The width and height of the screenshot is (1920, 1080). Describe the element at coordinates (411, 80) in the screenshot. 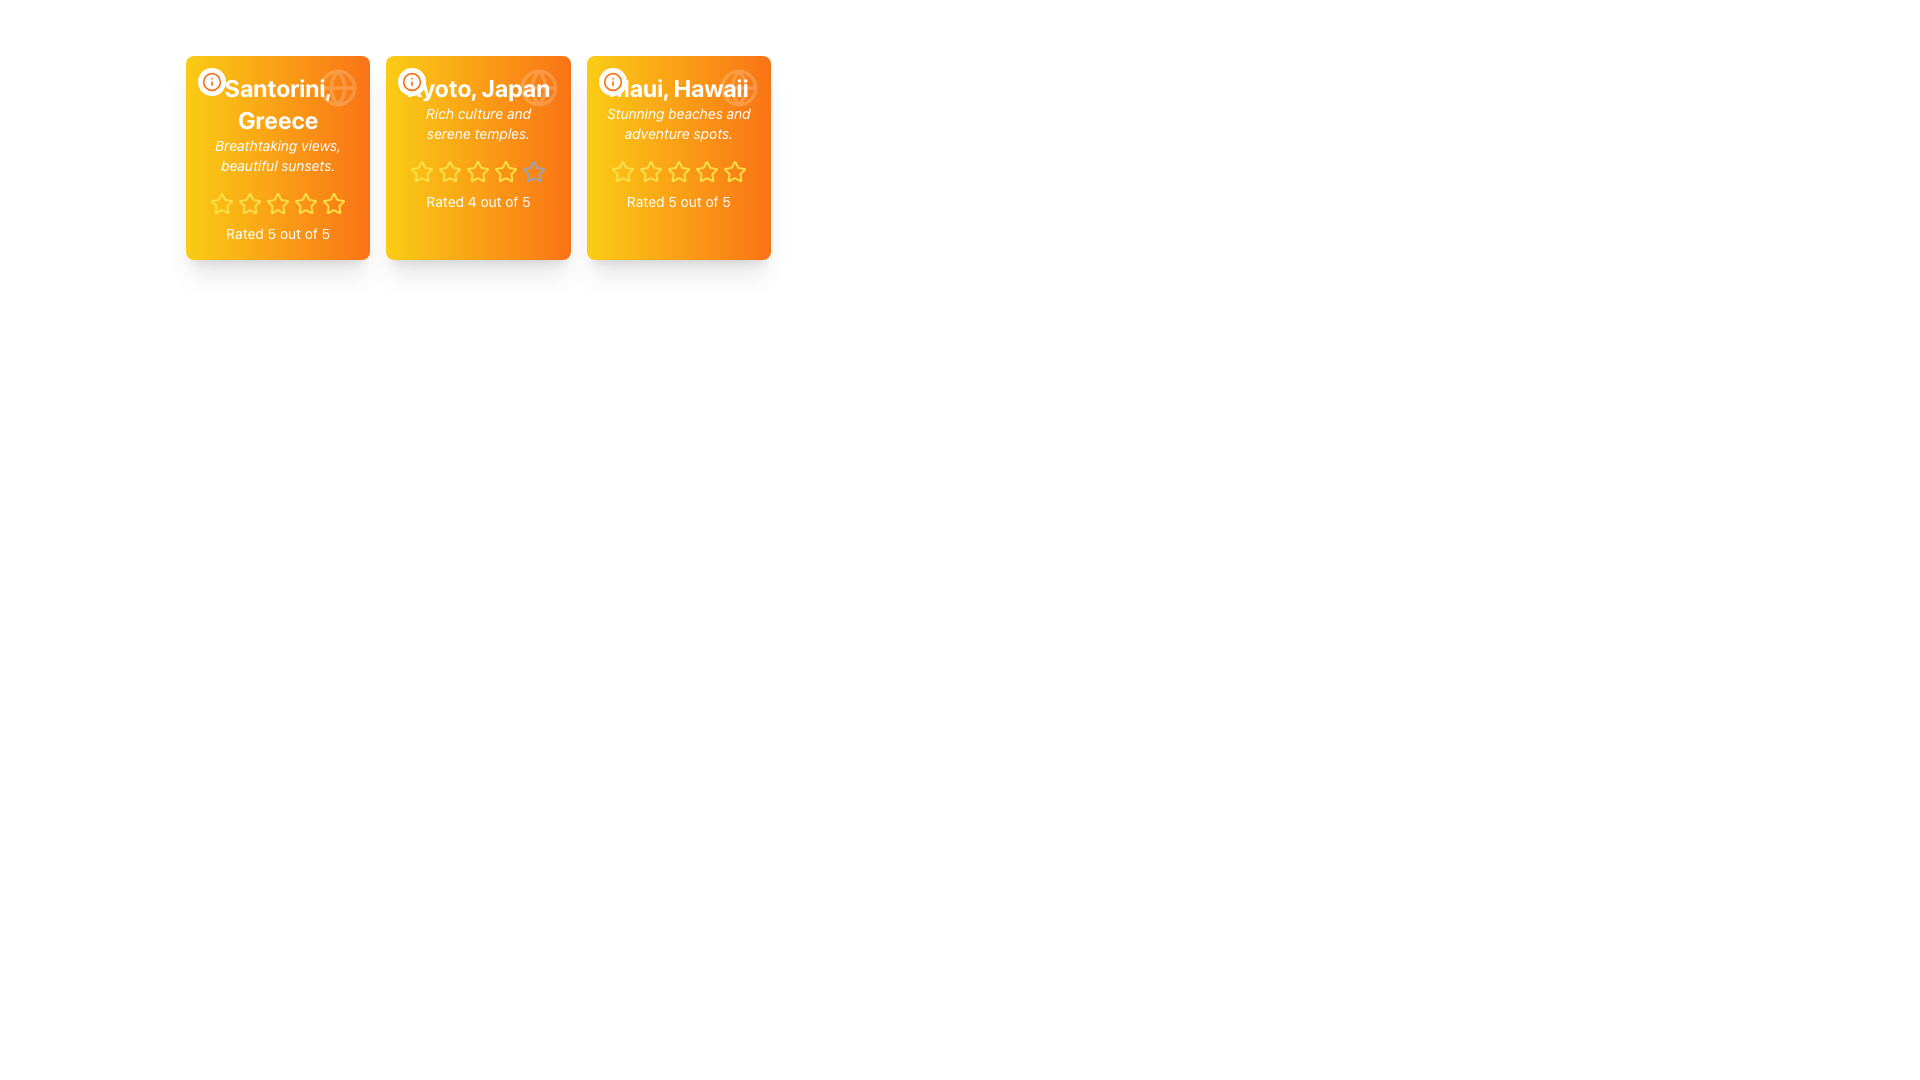

I see `the information icon located at the top-left corner of the card labeled 'Kyoto, Japan'` at that location.